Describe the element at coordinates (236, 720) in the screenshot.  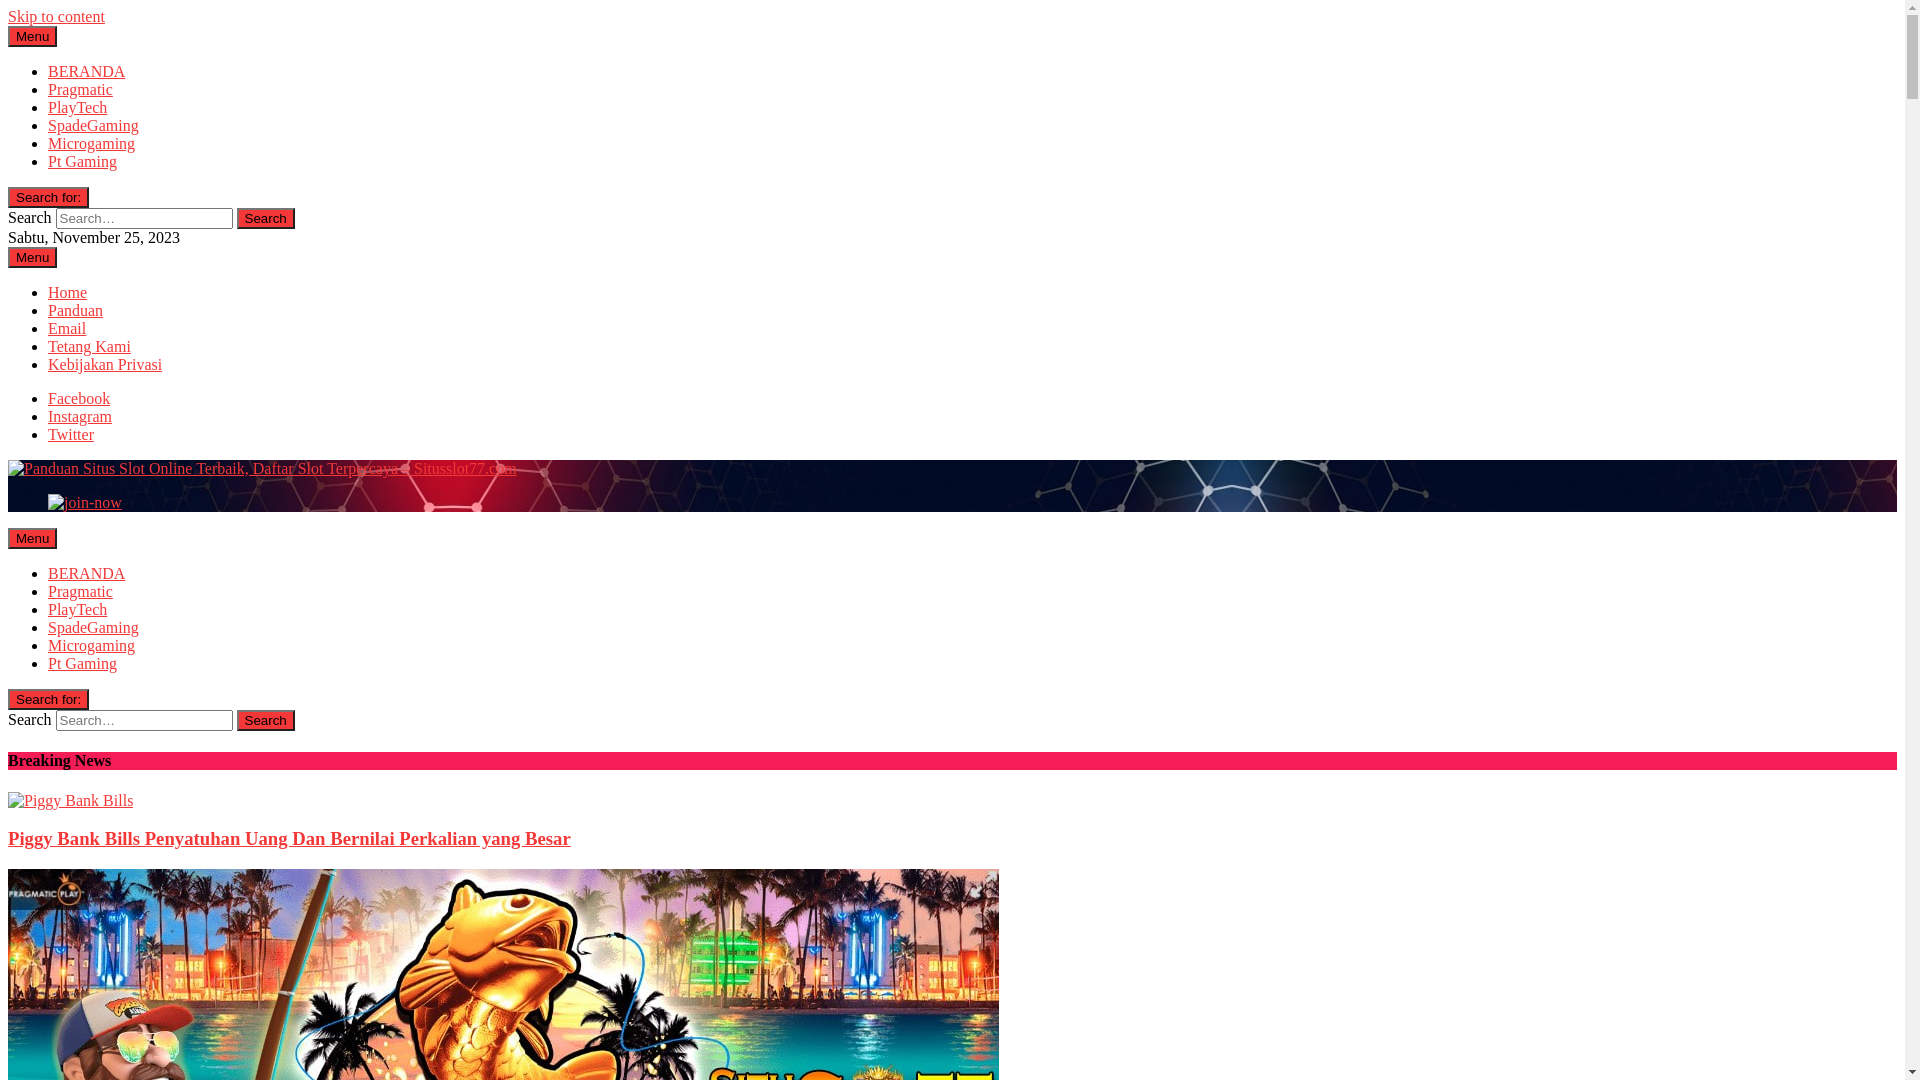
I see `'Search'` at that location.